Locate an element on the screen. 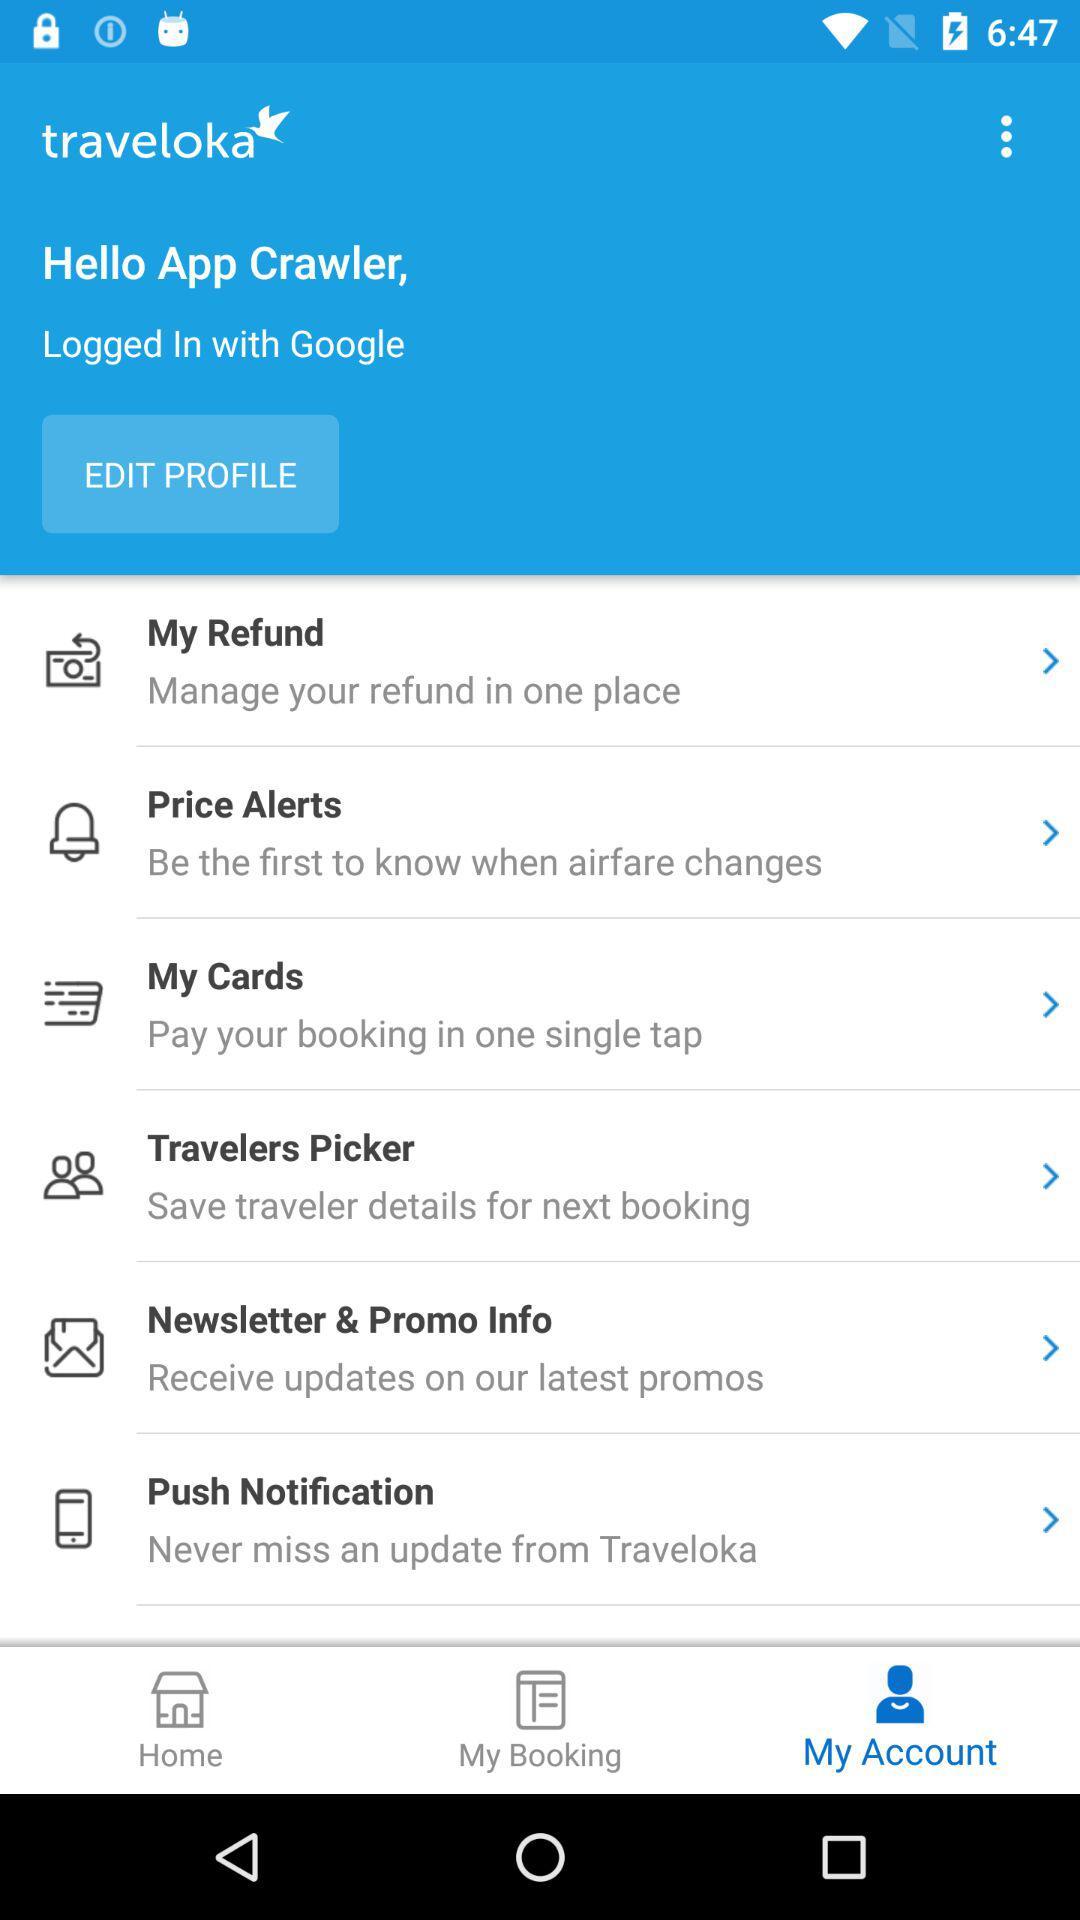 The height and width of the screenshot is (1920, 1080). show the menu is located at coordinates (1006, 135).